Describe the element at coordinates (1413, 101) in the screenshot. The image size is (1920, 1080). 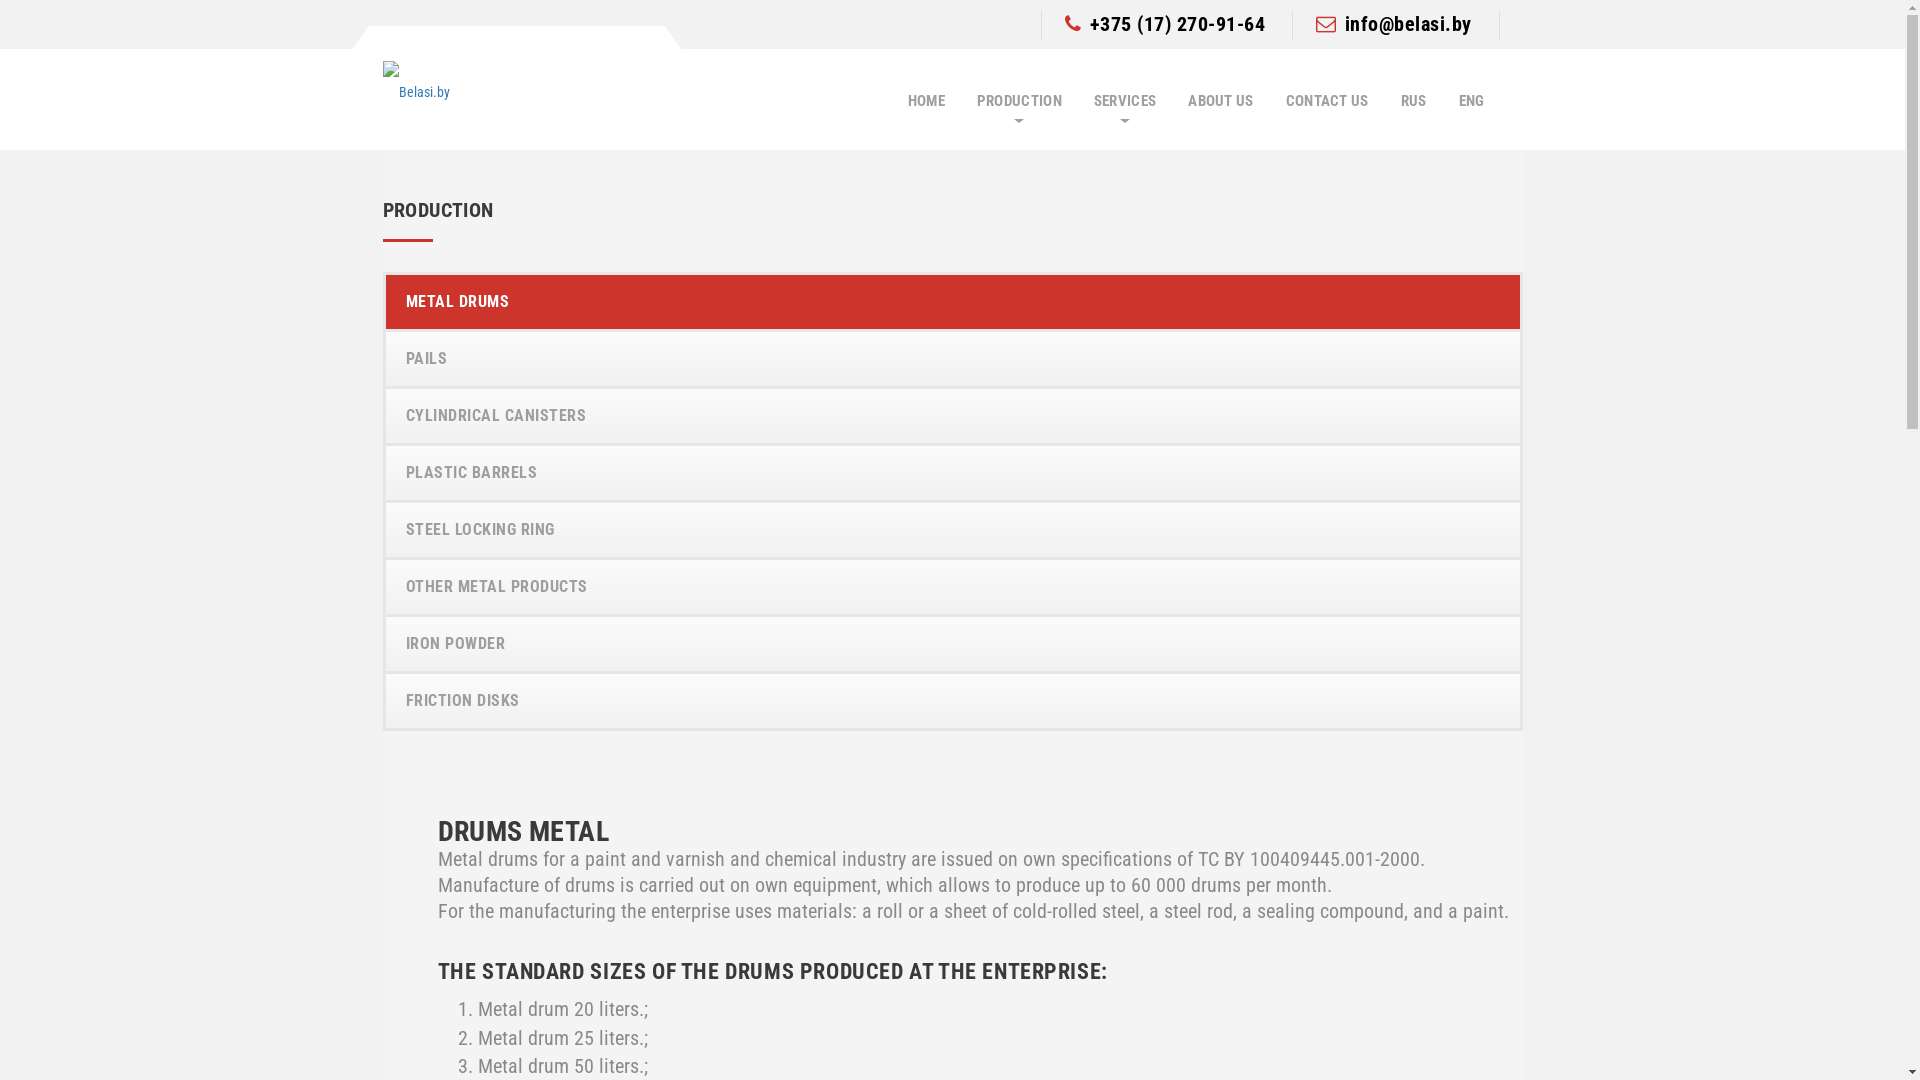
I see `'RUS'` at that location.